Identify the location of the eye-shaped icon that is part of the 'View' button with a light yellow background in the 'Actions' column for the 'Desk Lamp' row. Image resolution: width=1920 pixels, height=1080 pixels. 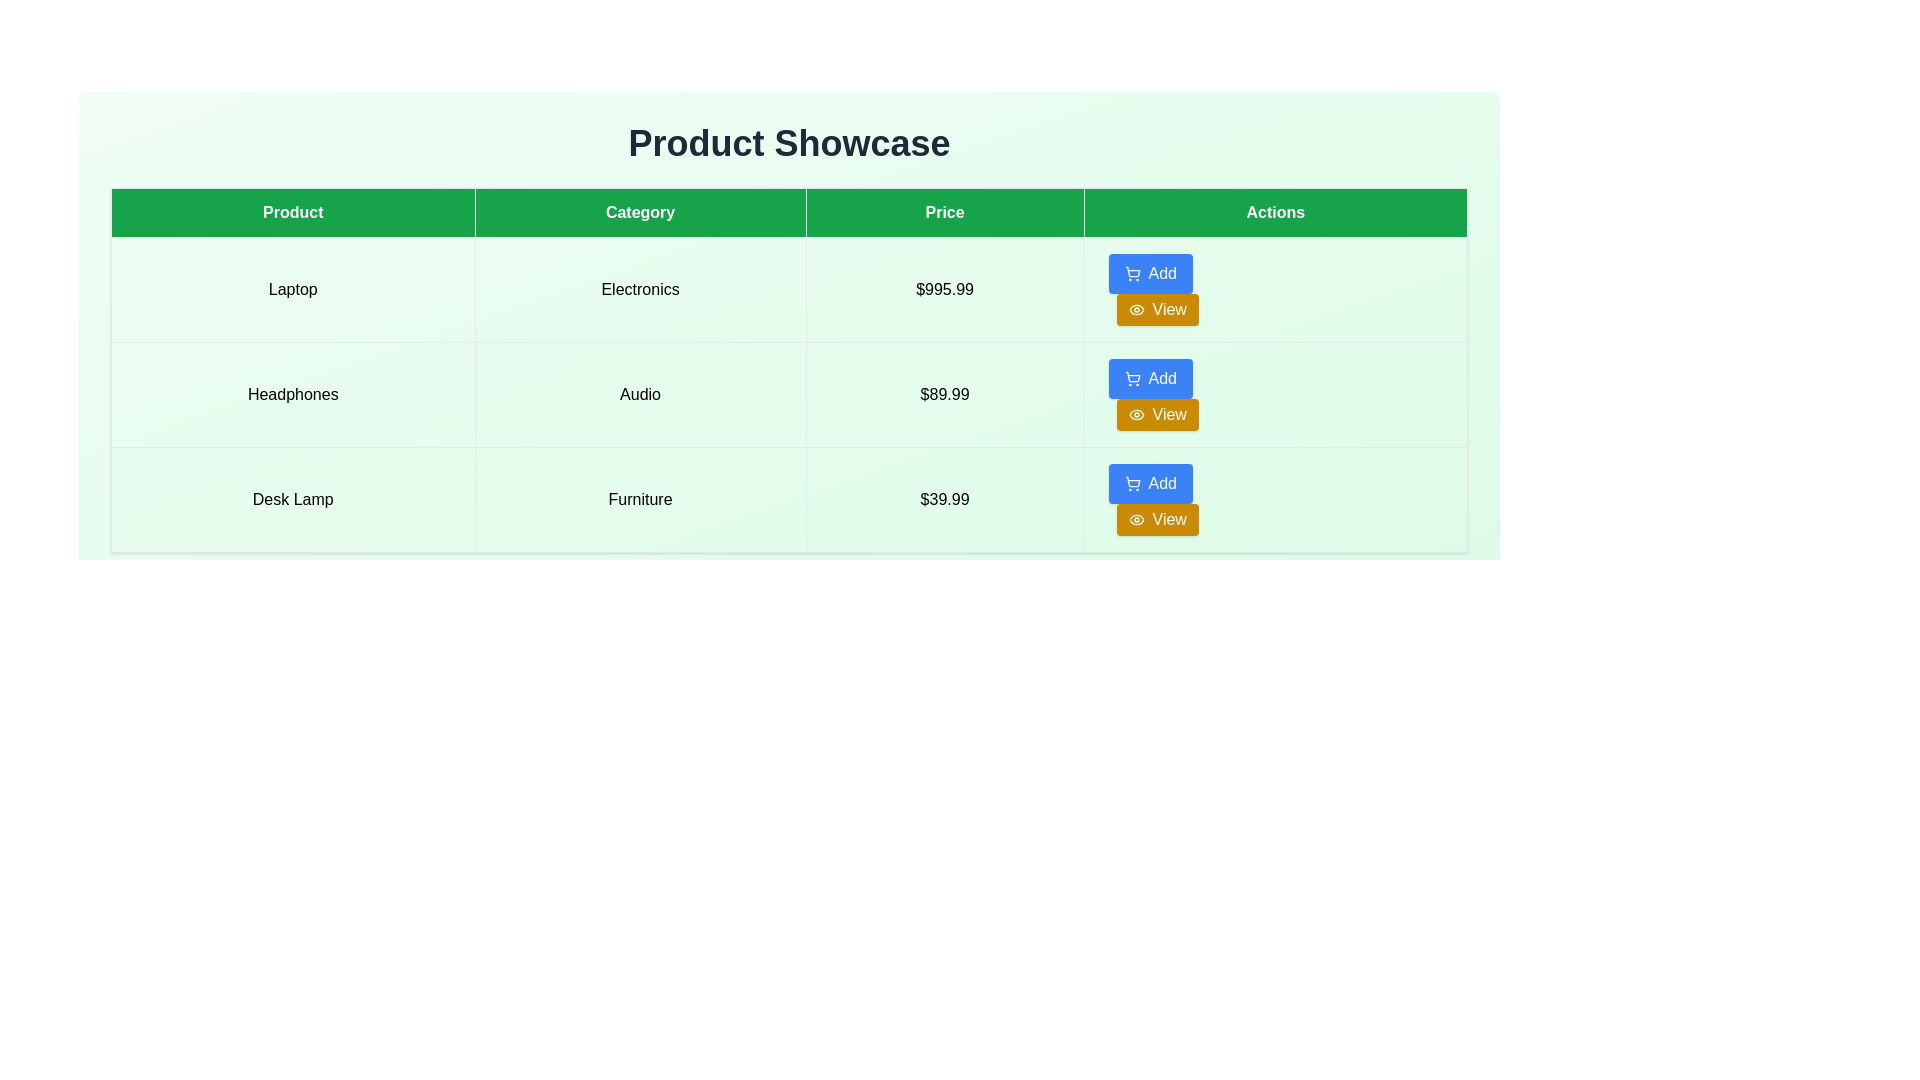
(1136, 519).